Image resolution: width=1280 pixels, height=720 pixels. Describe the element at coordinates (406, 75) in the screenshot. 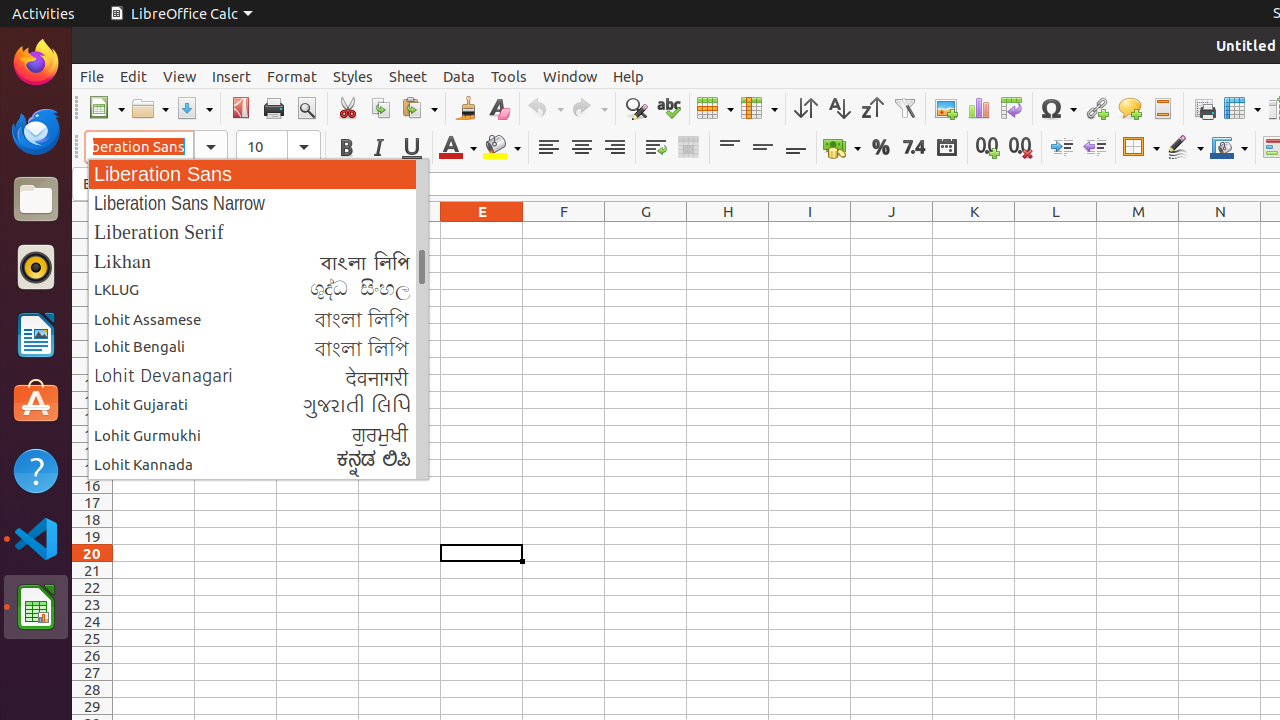

I see `'Sheet'` at that location.